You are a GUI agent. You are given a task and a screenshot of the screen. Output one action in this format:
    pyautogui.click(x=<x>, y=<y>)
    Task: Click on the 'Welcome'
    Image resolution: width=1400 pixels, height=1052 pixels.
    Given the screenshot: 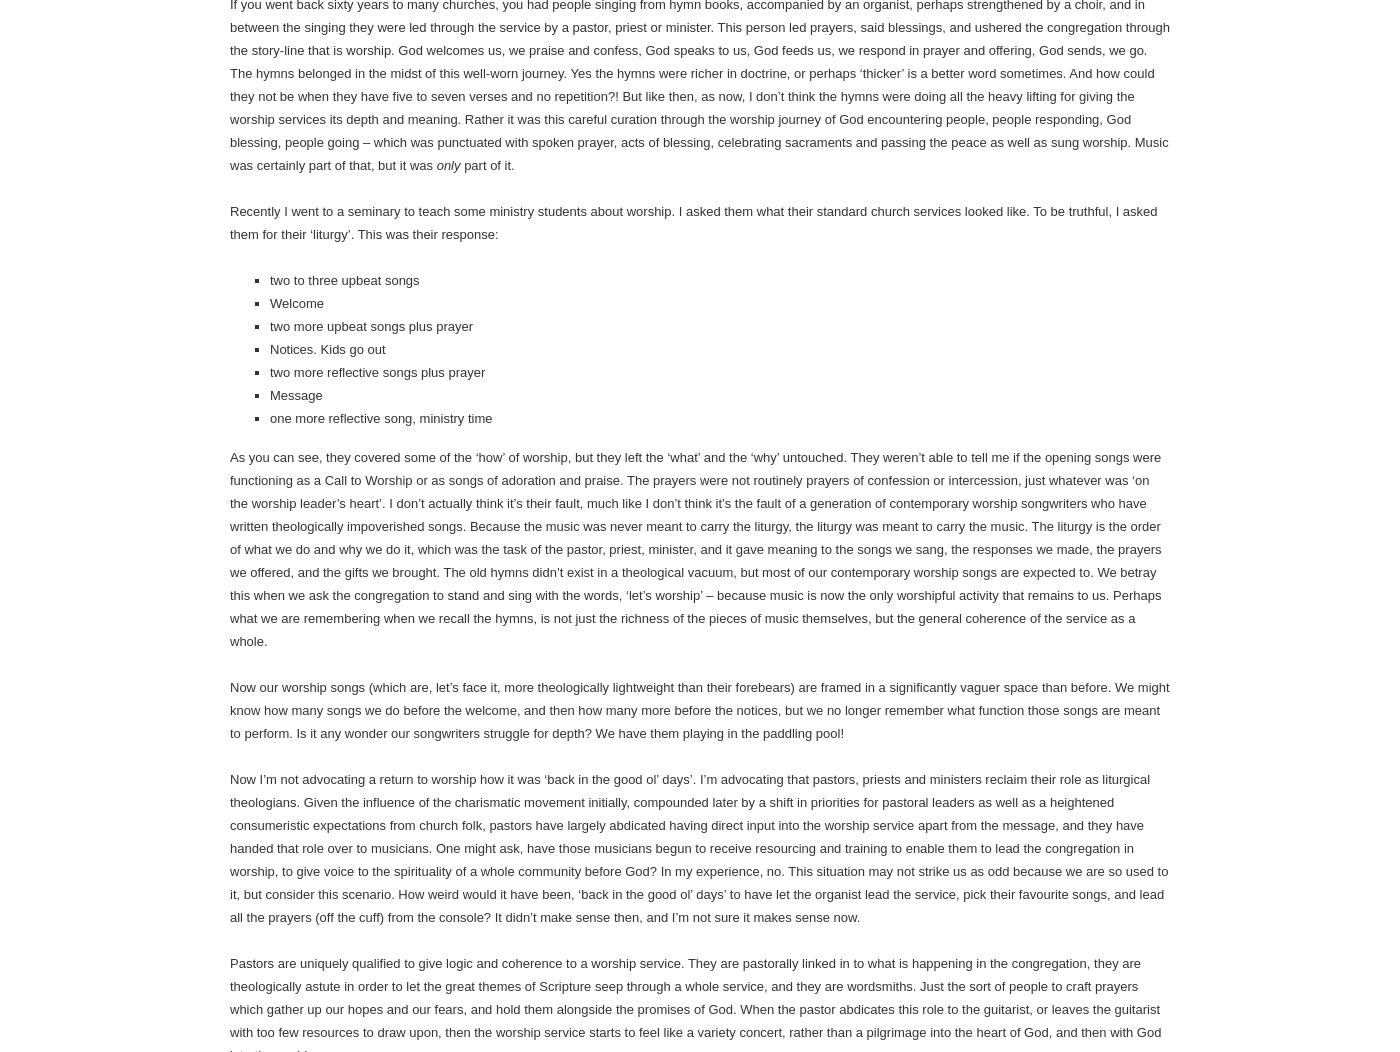 What is the action you would take?
    pyautogui.click(x=270, y=303)
    